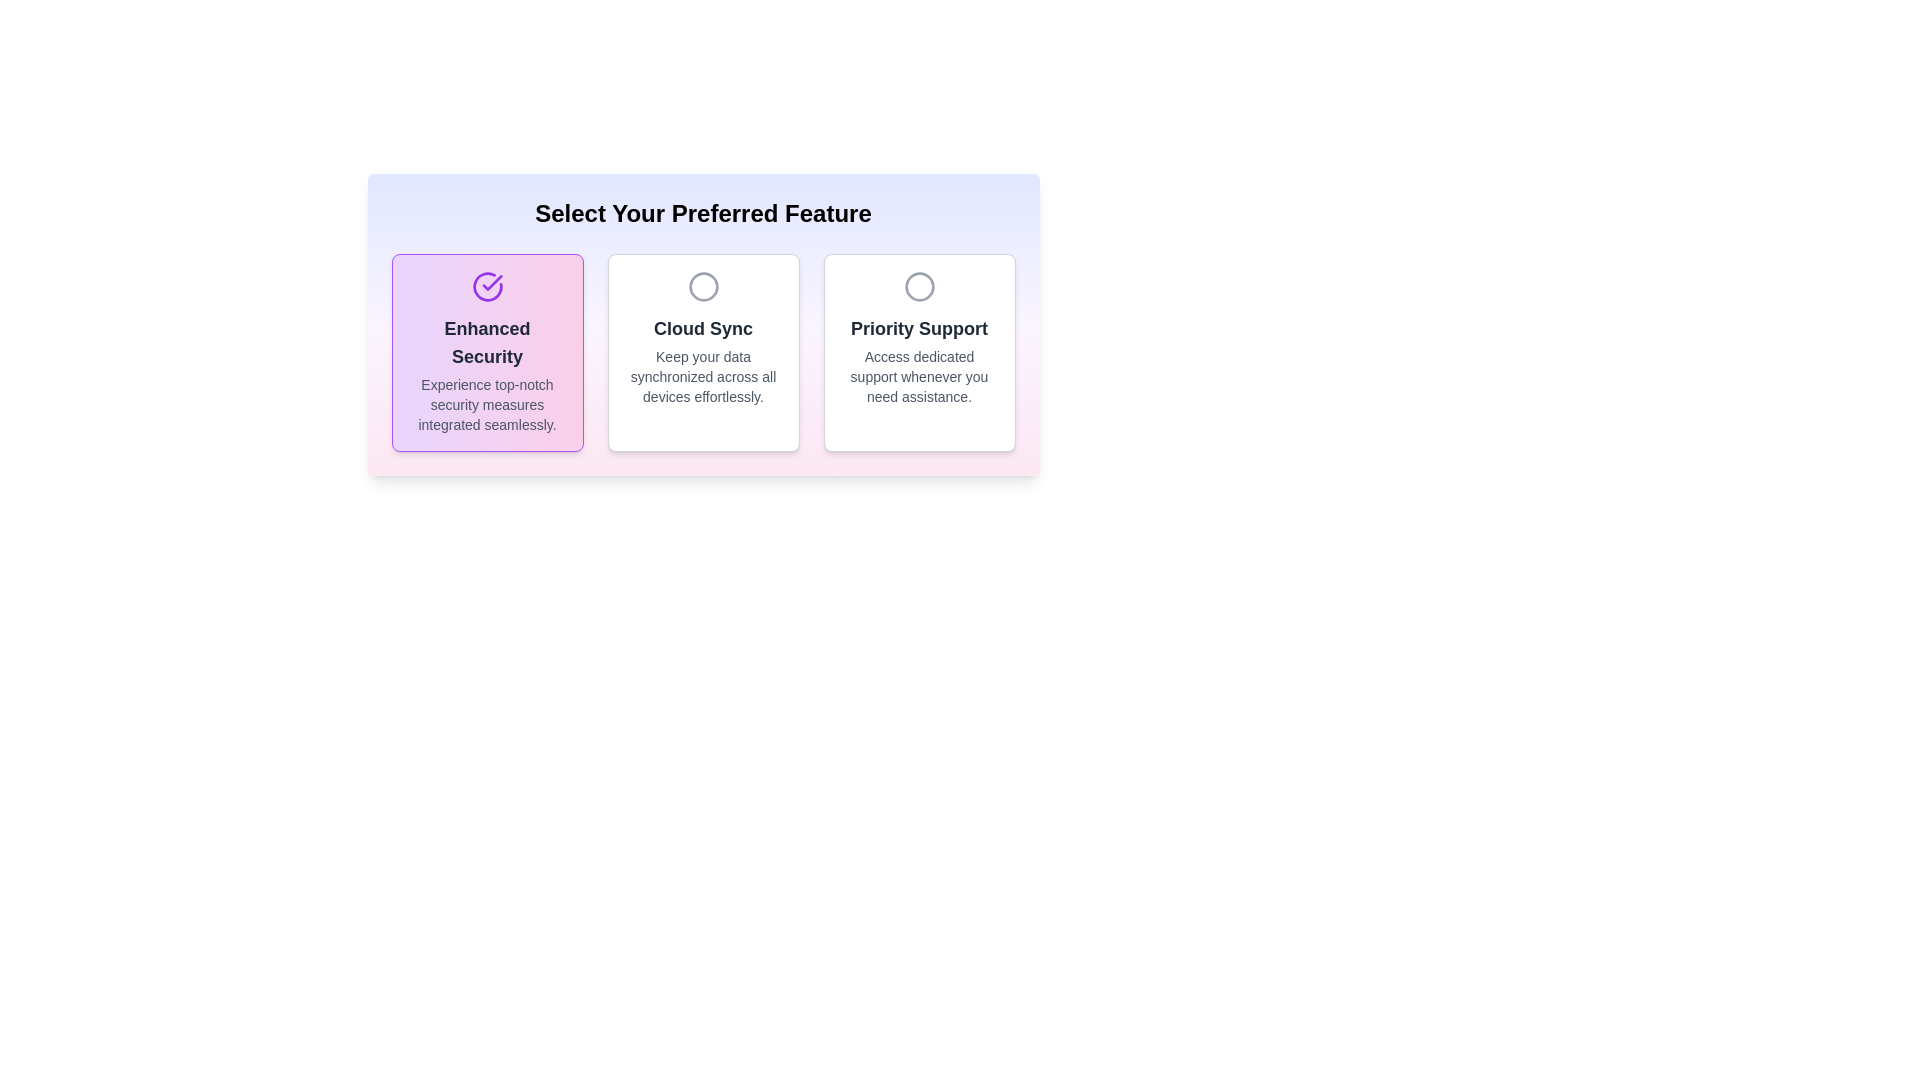  I want to click on the 'Enhanced Security' text label located in the first option card of the selection menu, which is positioned on the leftmost side and serves as the title for the card, so click(487, 342).